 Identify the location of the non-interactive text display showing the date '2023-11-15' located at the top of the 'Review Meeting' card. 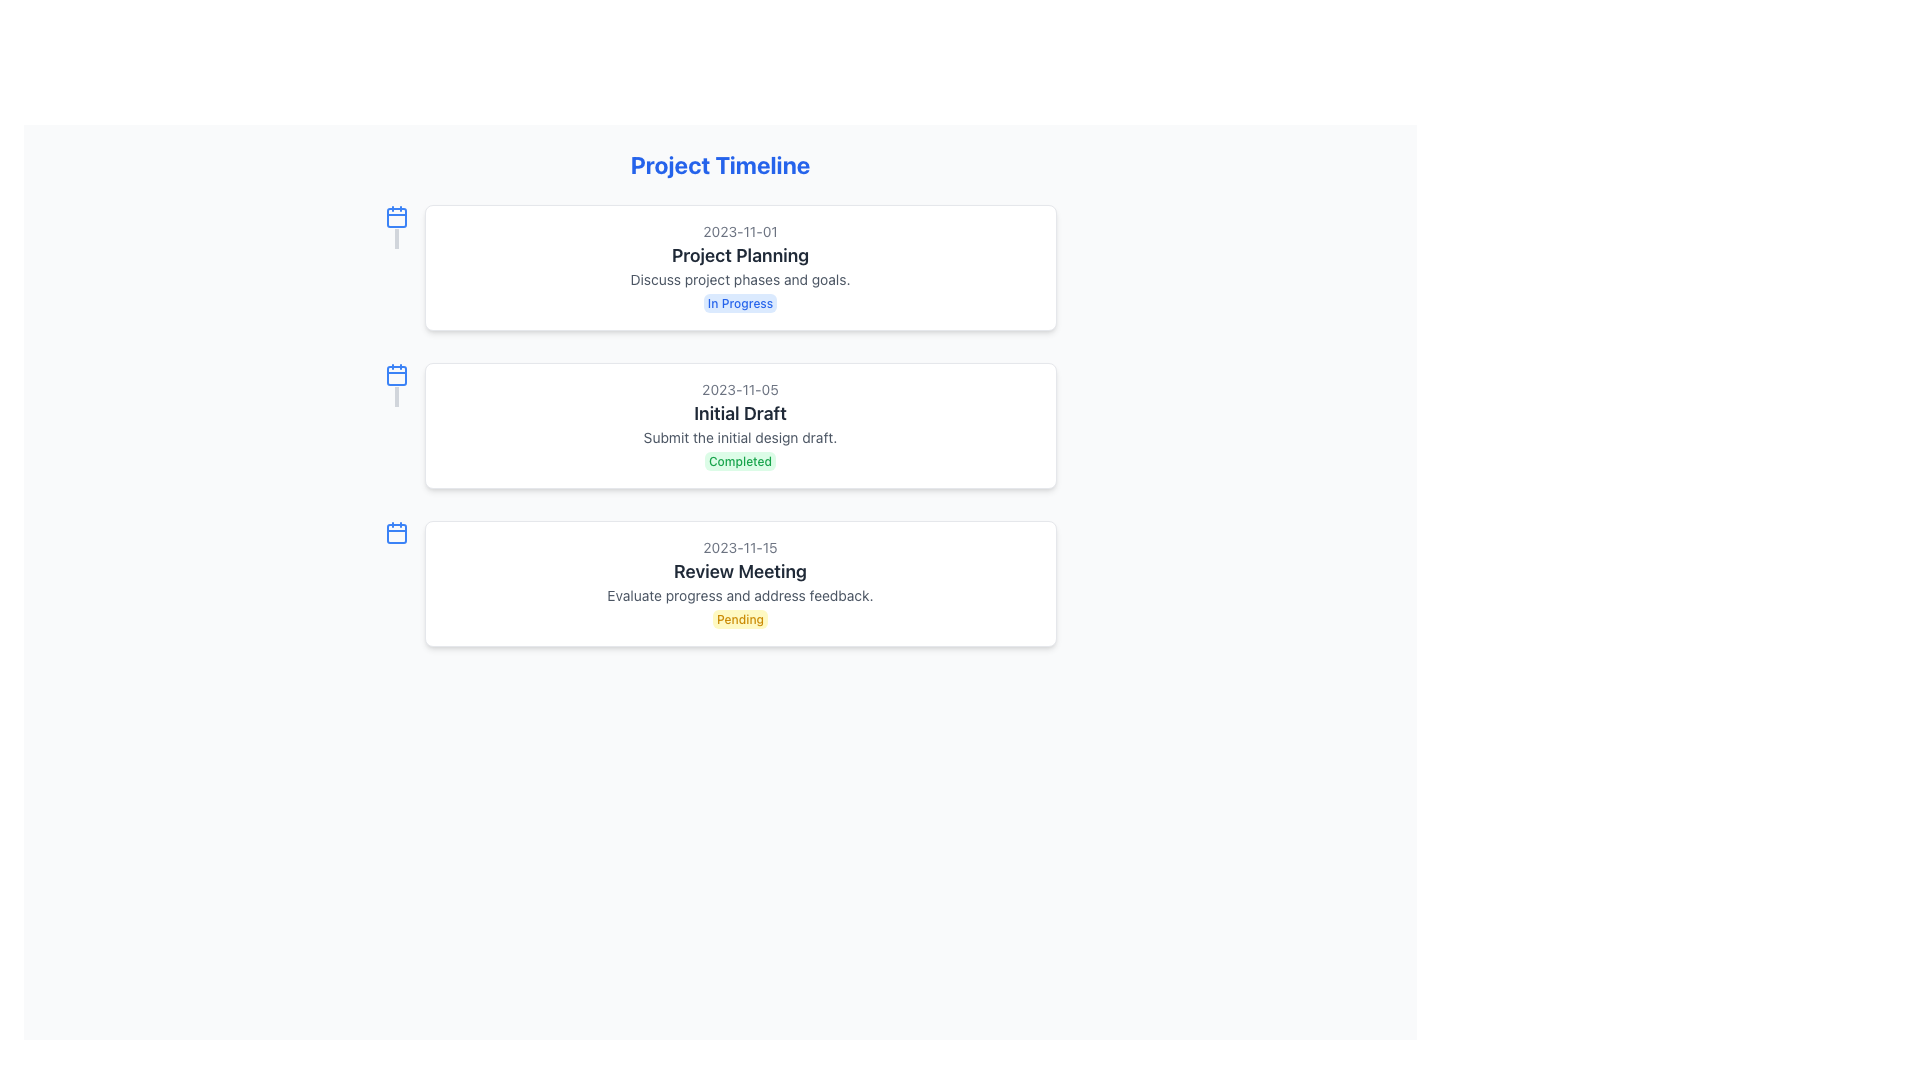
(739, 547).